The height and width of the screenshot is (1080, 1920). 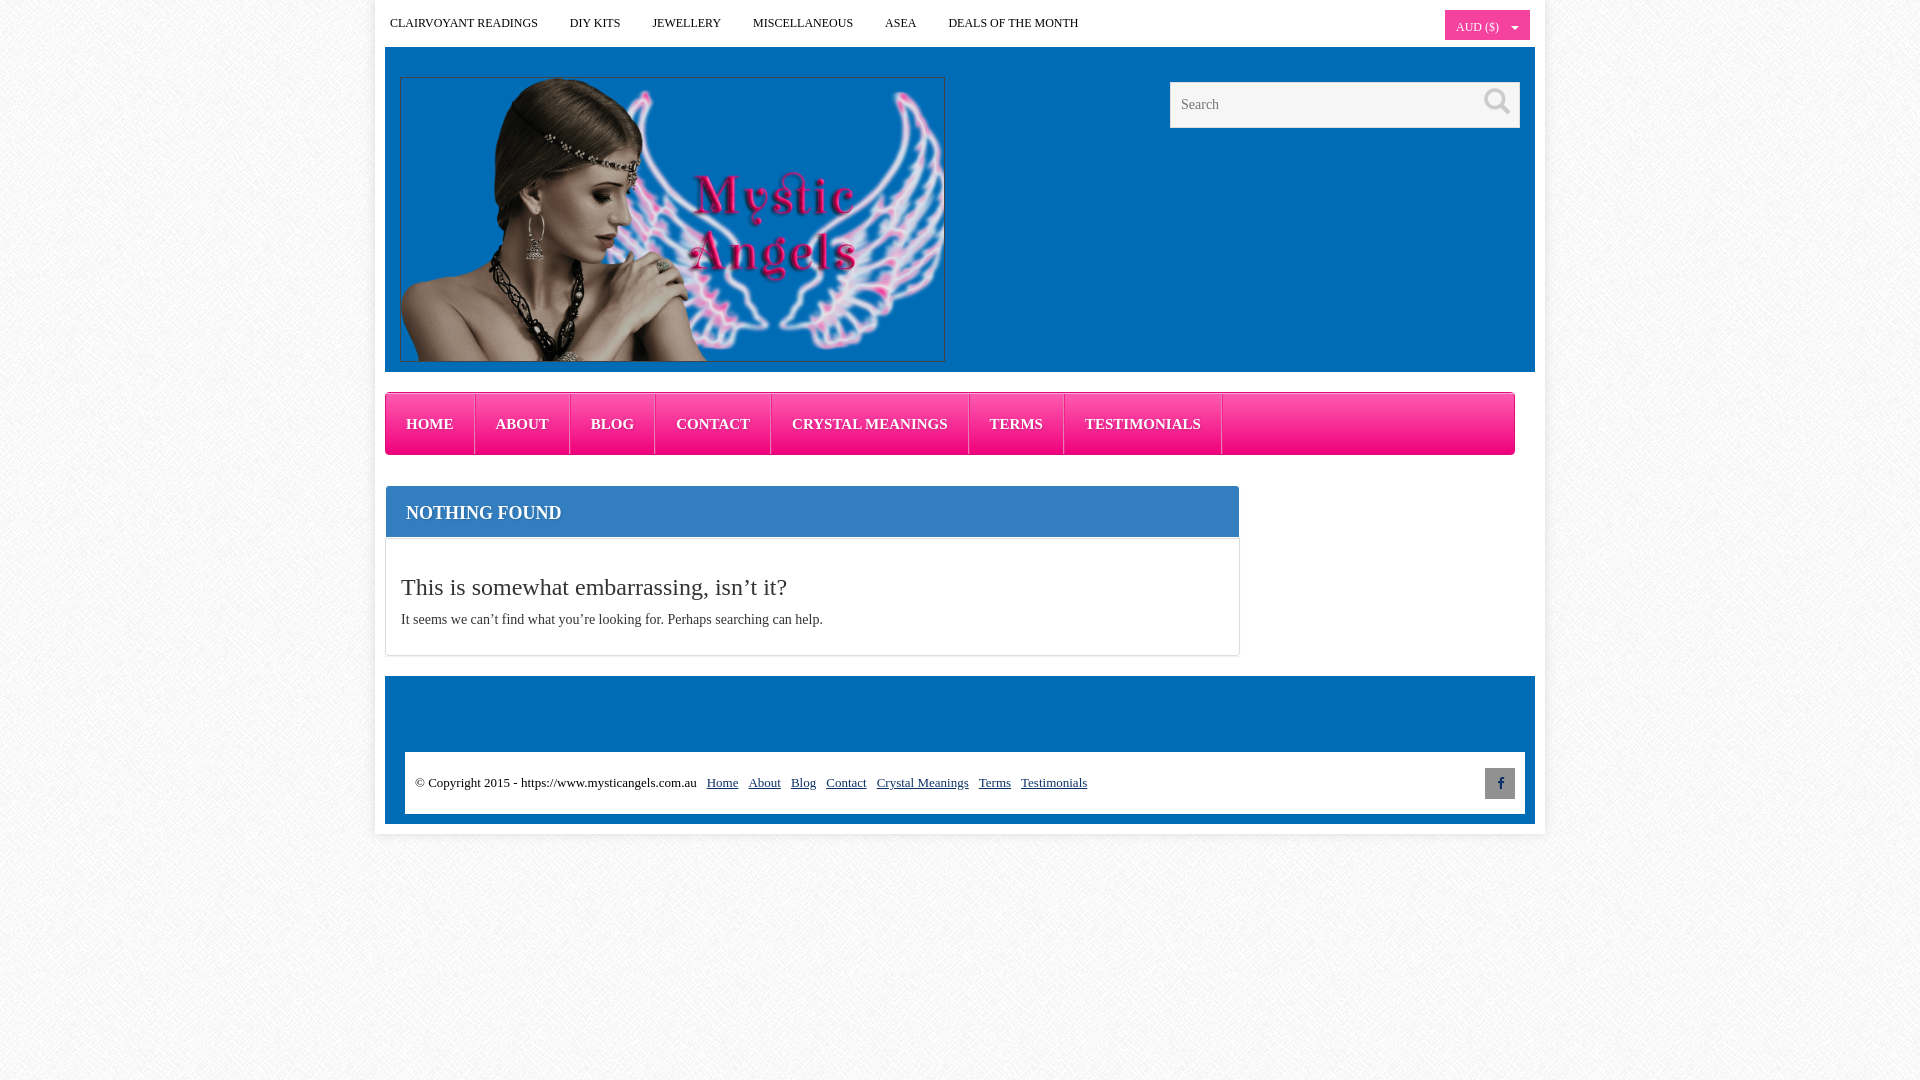 What do you see at coordinates (636, 23) in the screenshot?
I see `'JEWELLERY'` at bounding box center [636, 23].